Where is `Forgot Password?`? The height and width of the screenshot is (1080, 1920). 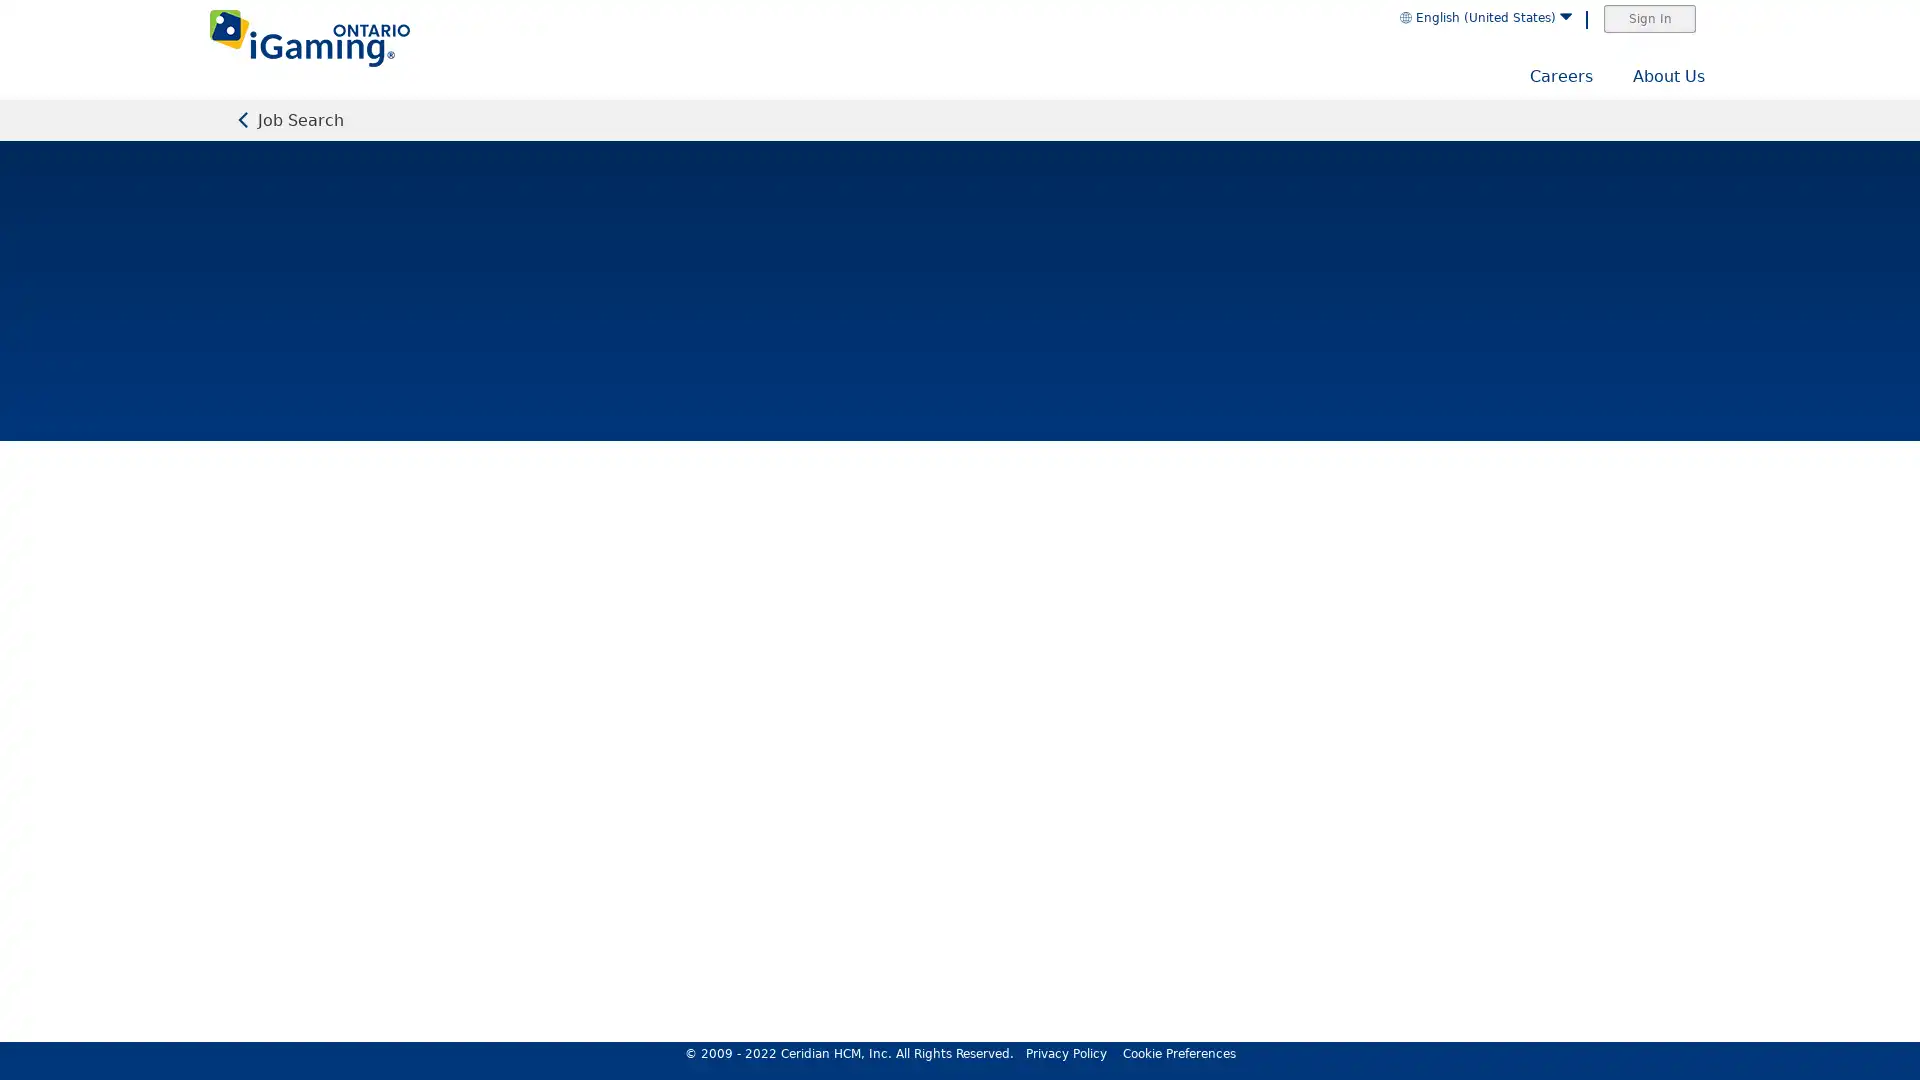 Forgot Password? is located at coordinates (1092, 584).